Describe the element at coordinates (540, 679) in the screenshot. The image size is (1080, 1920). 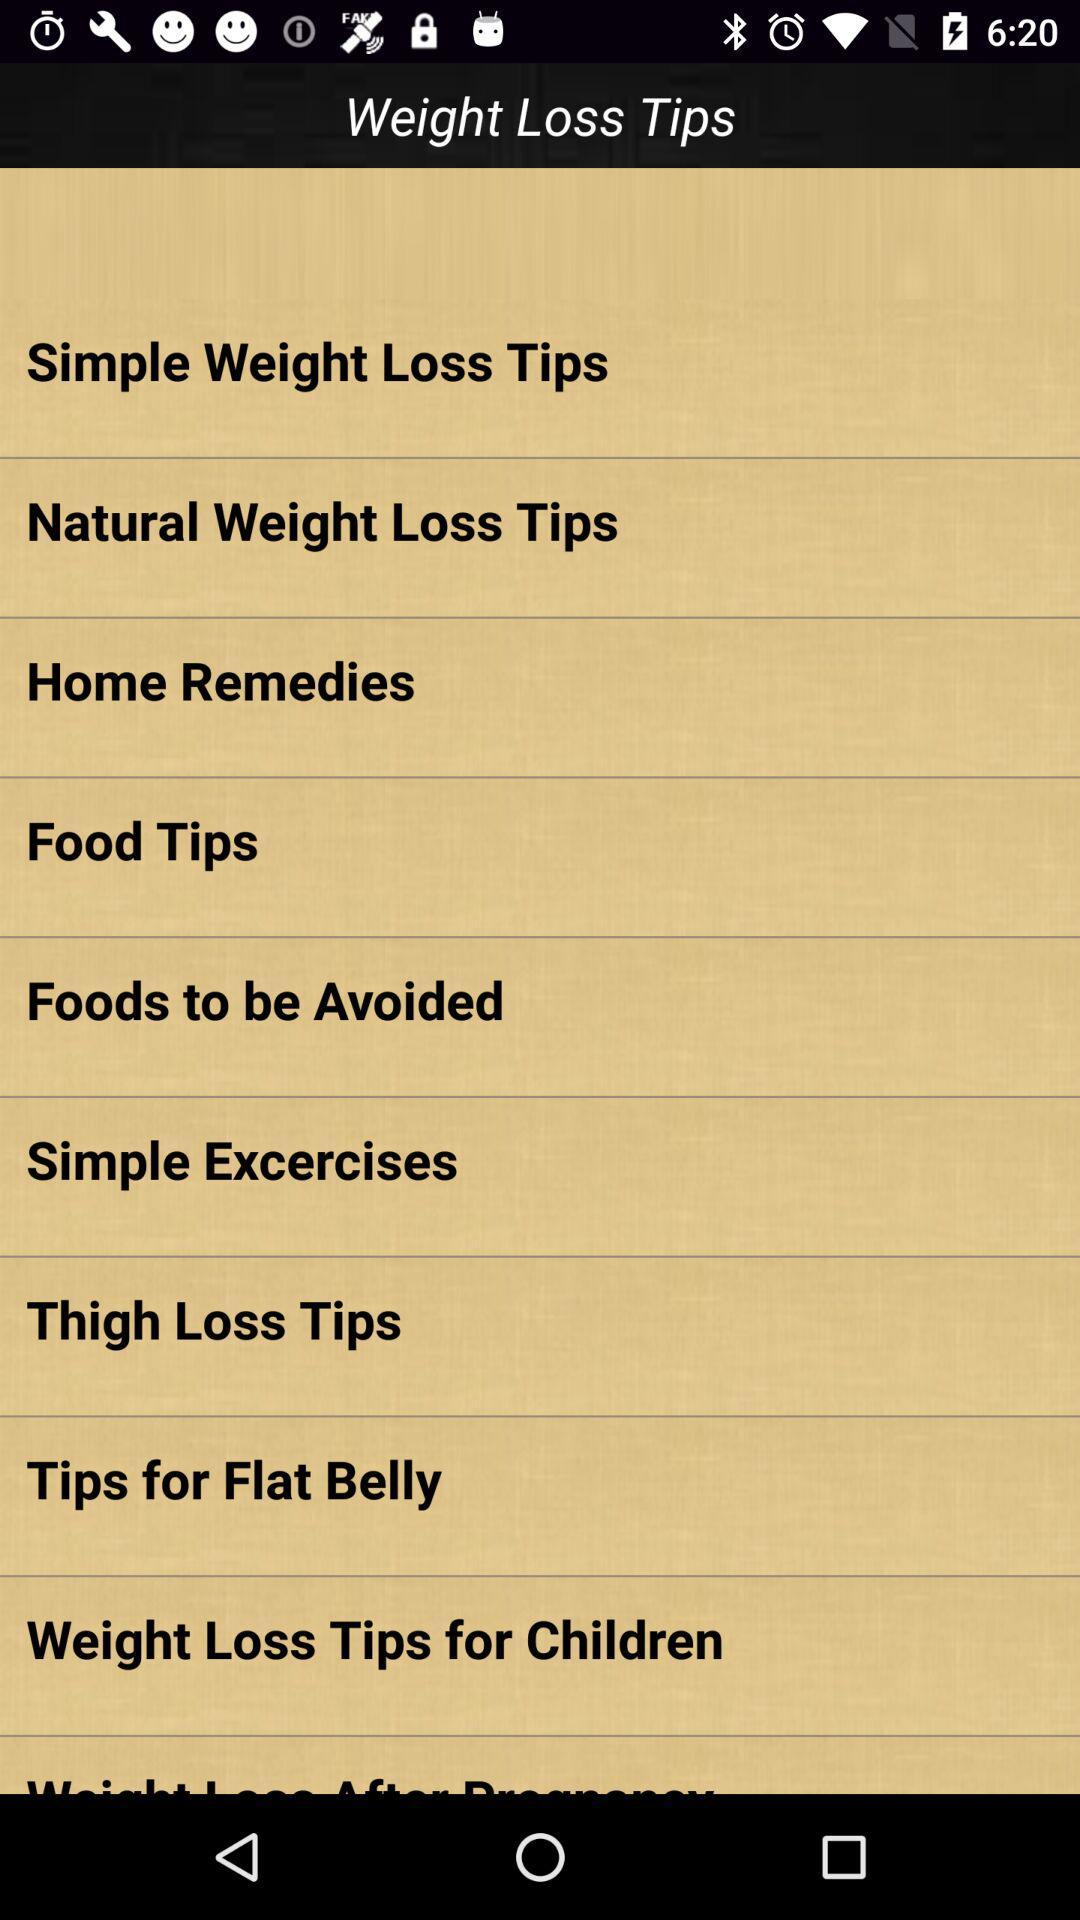
I see `home remedies icon` at that location.